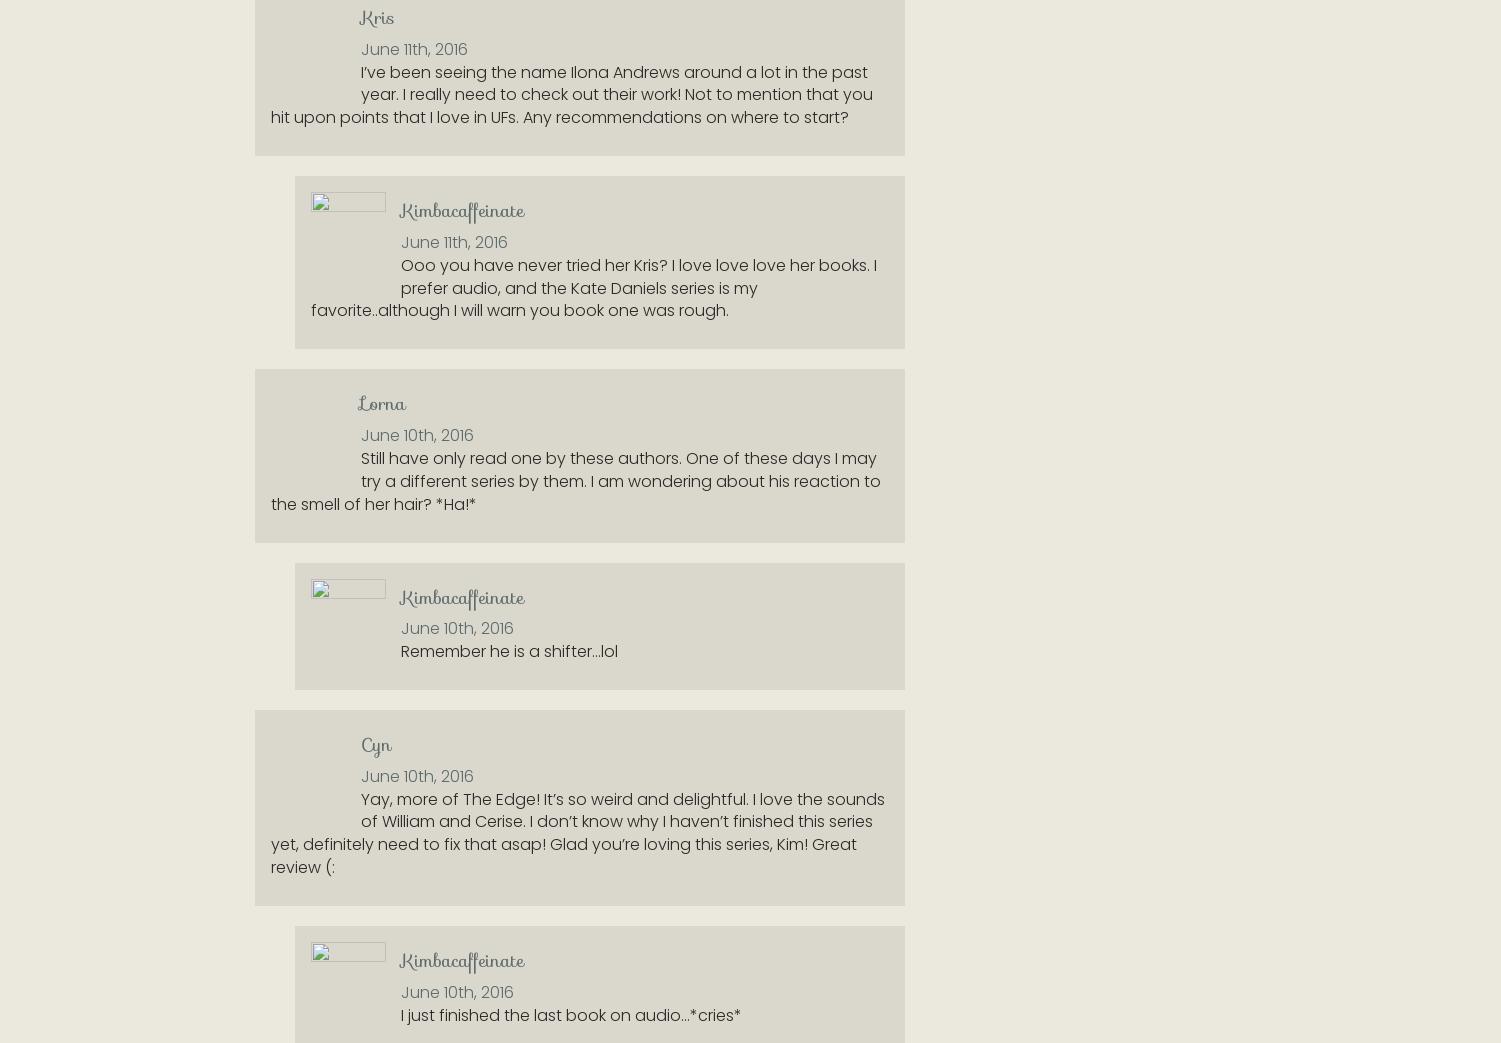  What do you see at coordinates (376, 16) in the screenshot?
I see `'Kris'` at bounding box center [376, 16].